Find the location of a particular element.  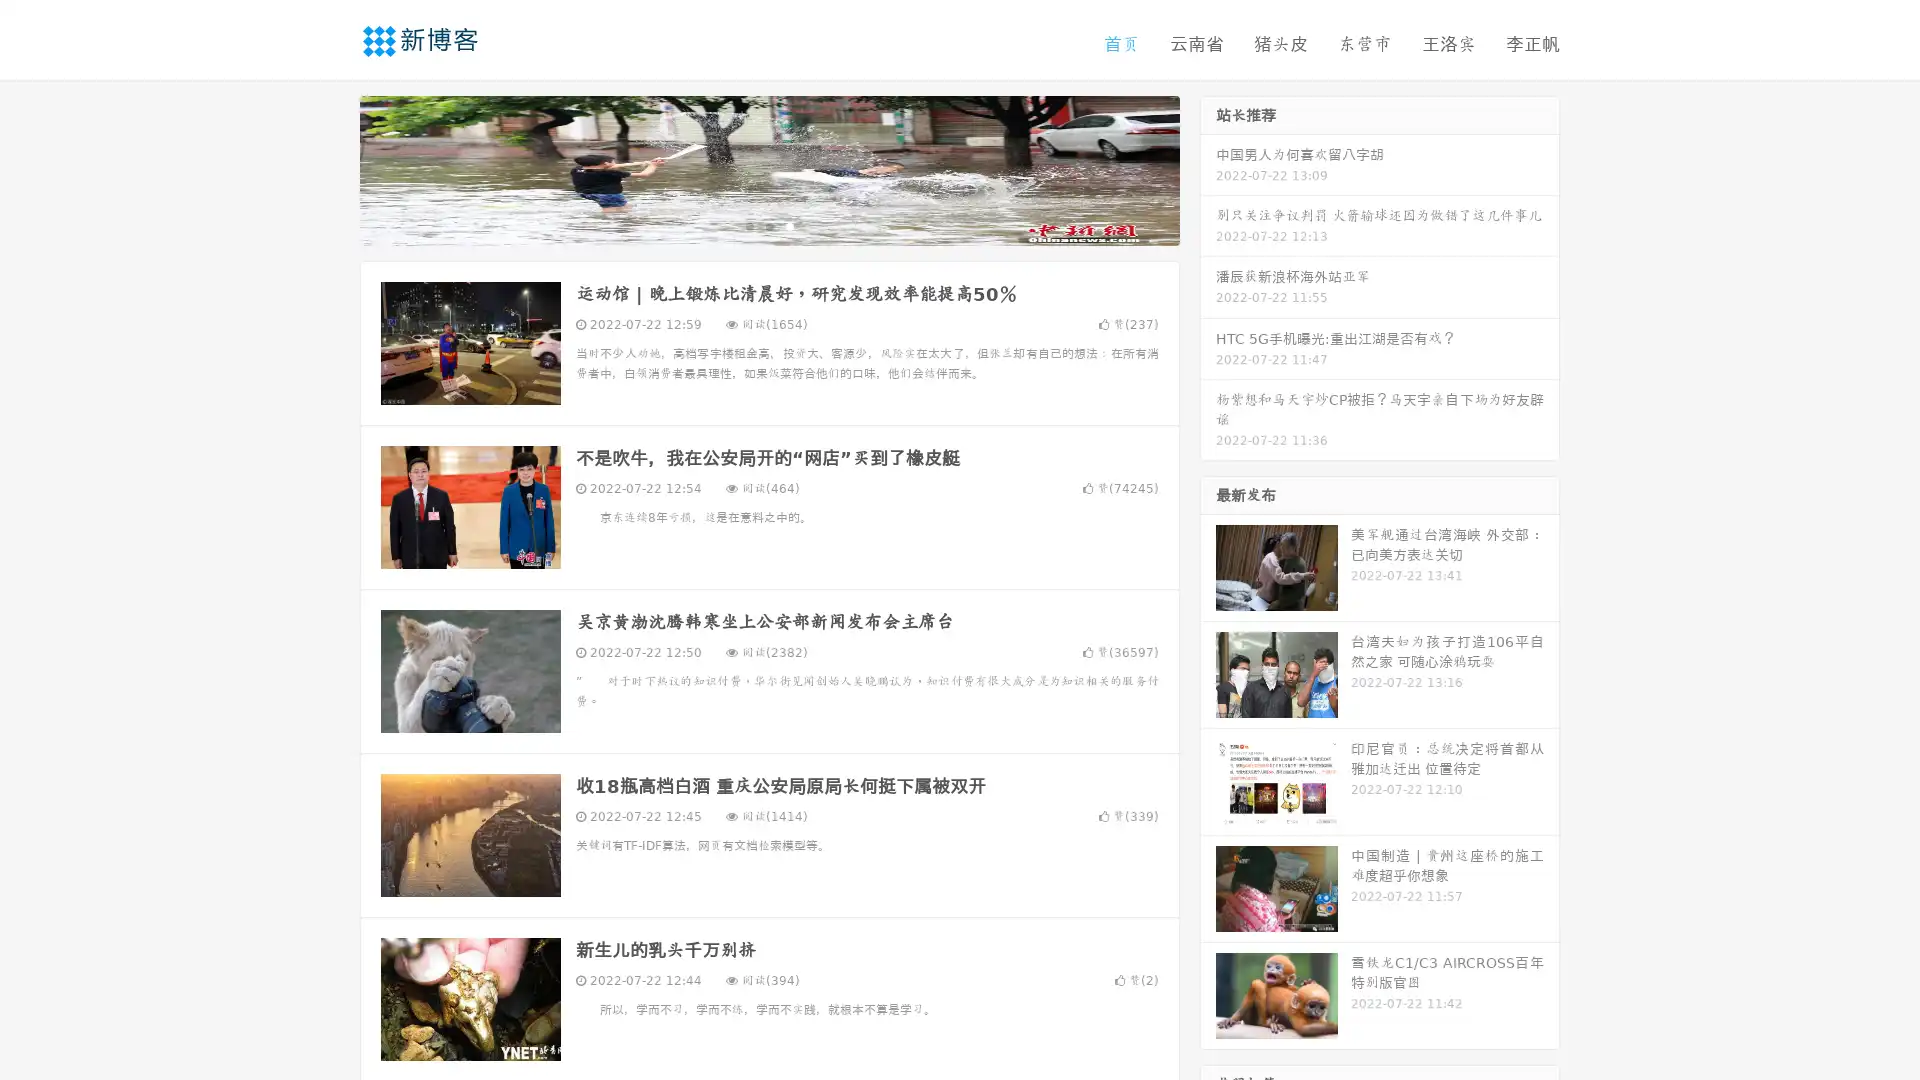

Next slide is located at coordinates (1208, 168).